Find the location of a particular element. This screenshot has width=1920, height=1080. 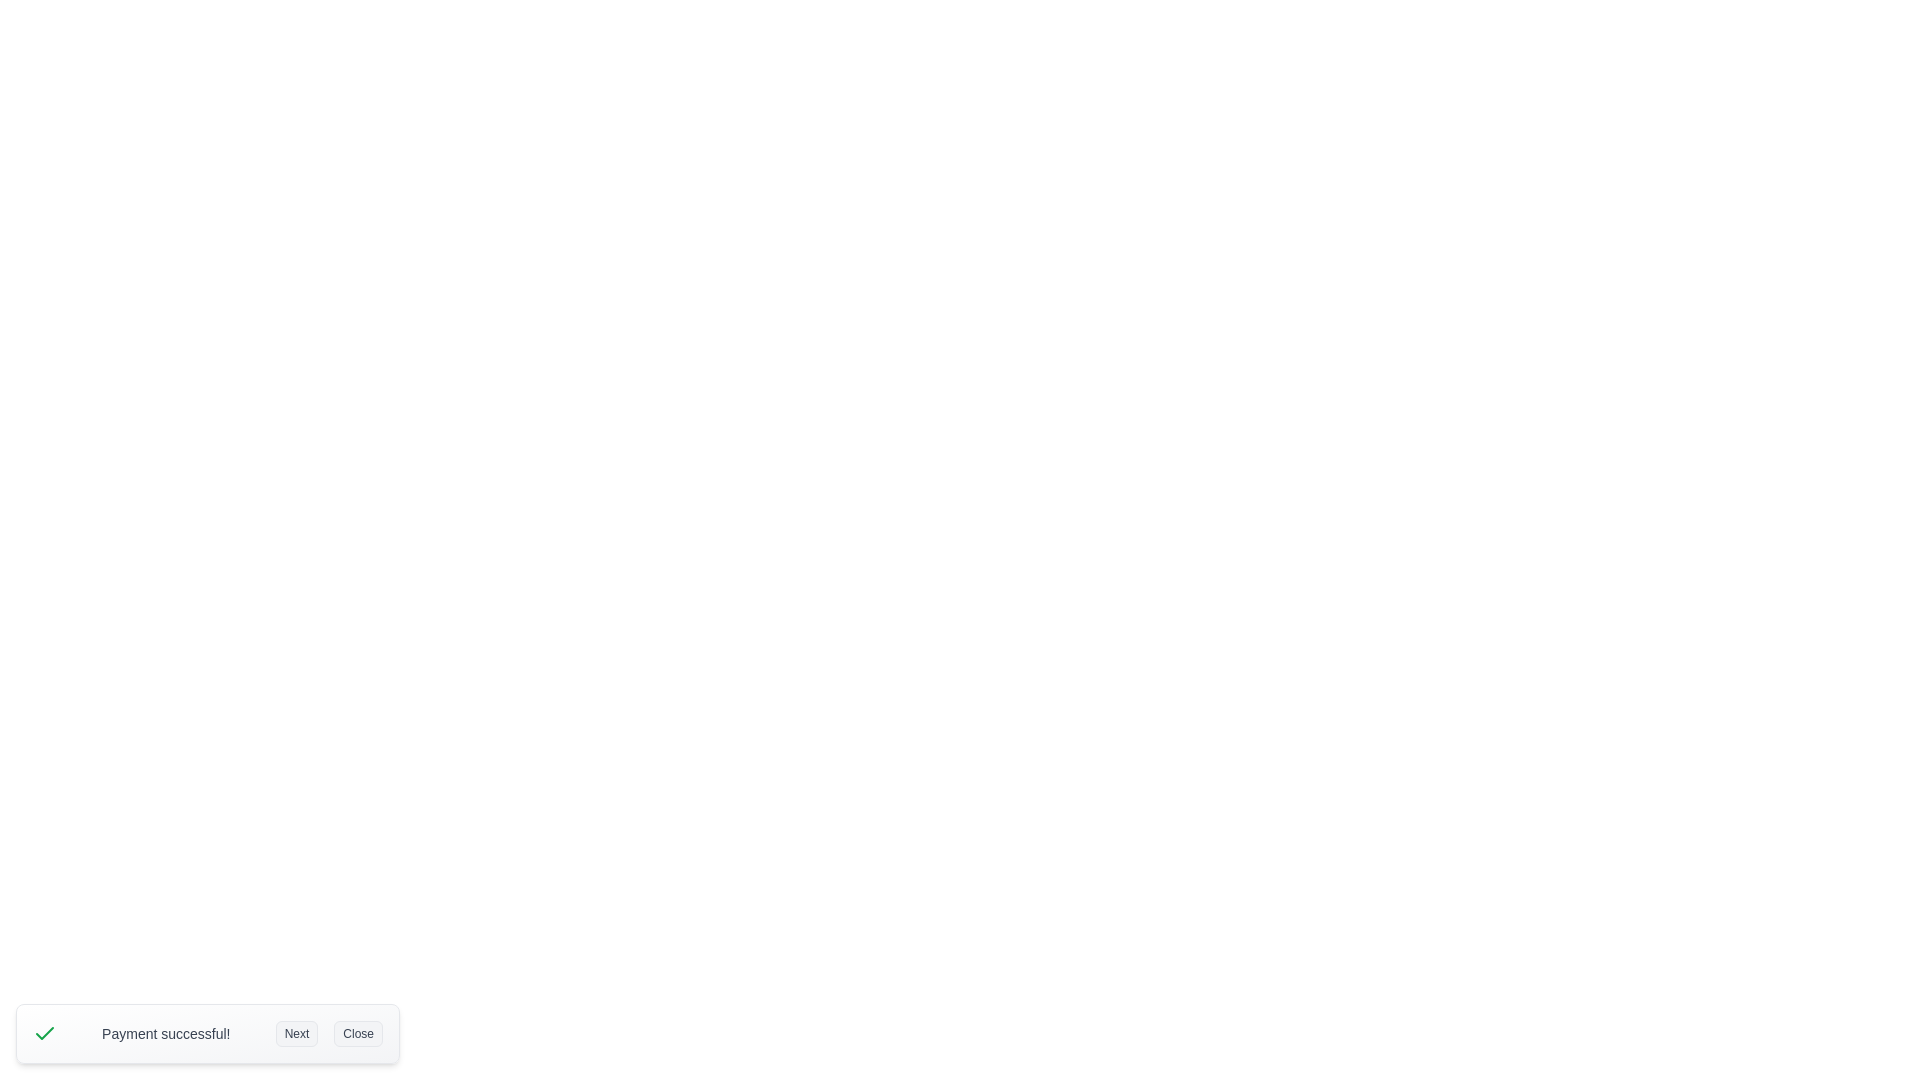

the 'Next' button to cycle through notifications is located at coordinates (295, 1033).